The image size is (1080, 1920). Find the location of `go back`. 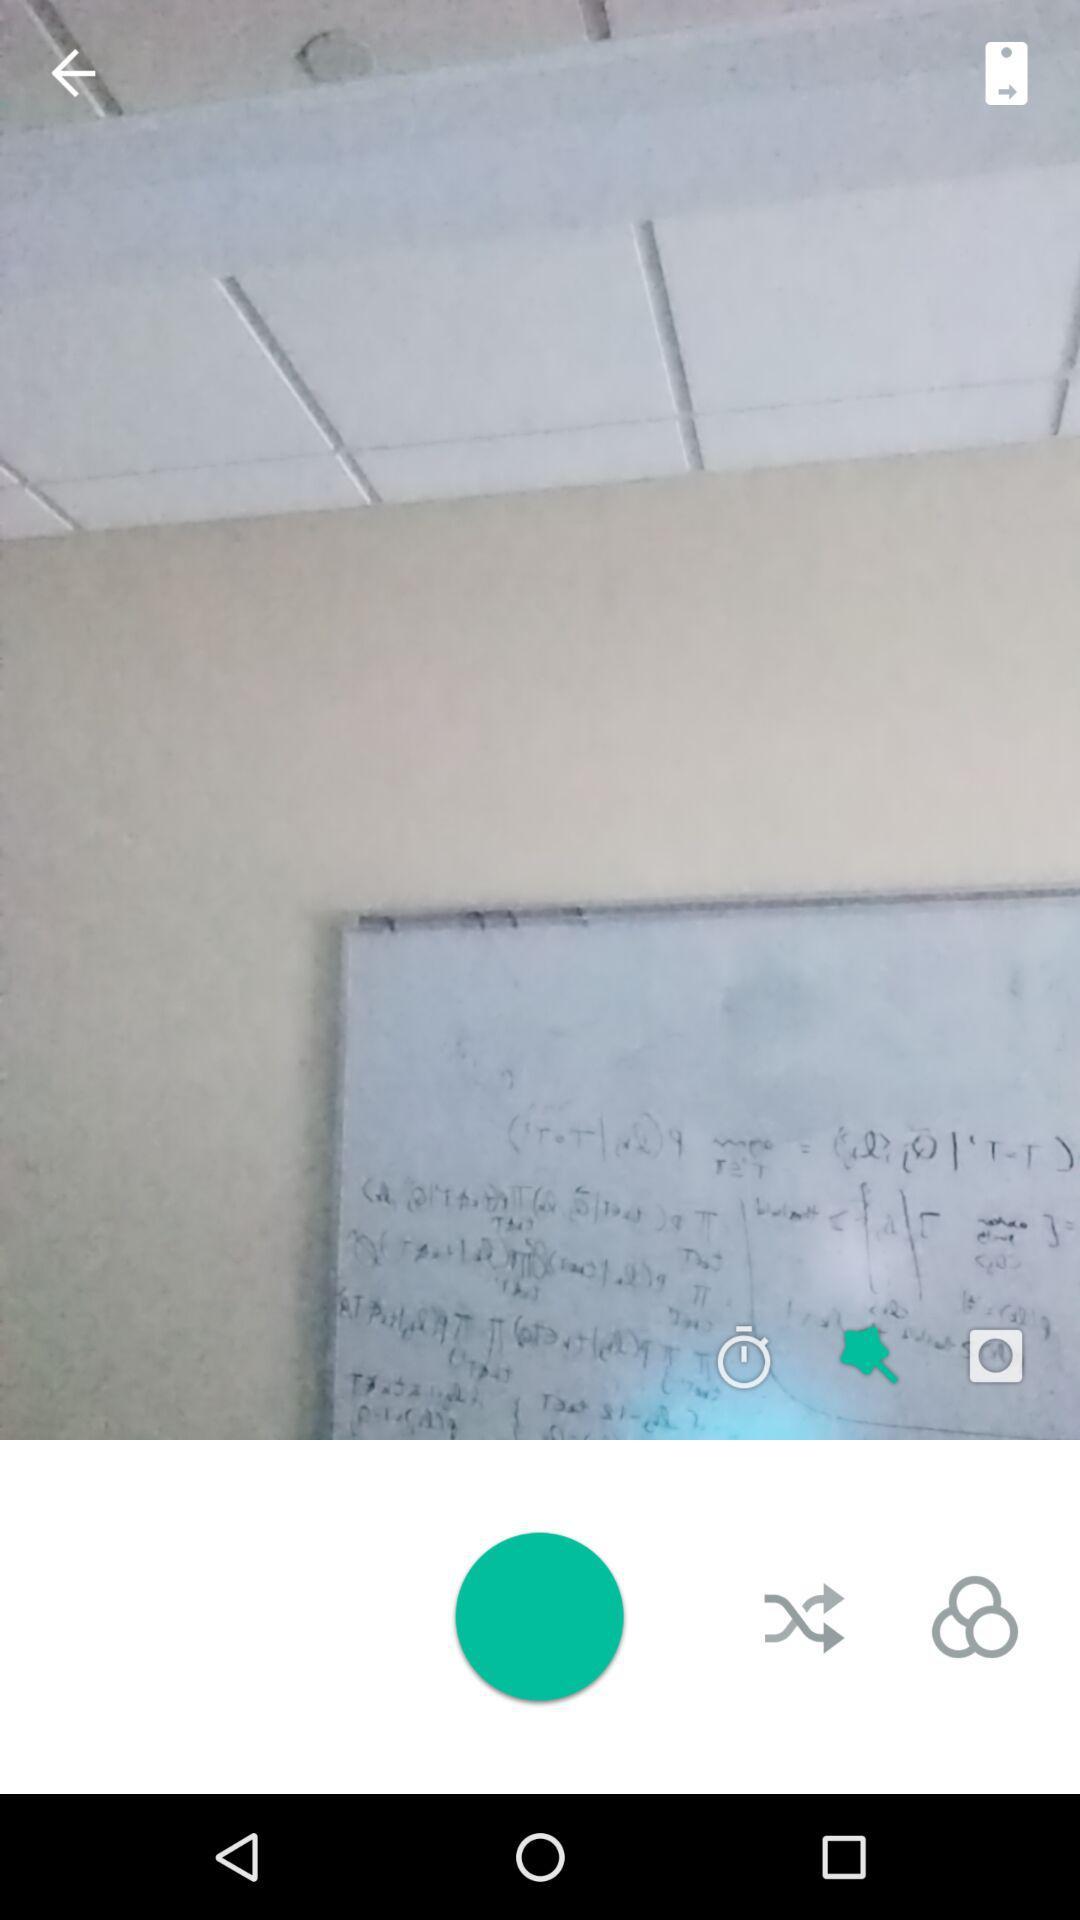

go back is located at coordinates (72, 73).